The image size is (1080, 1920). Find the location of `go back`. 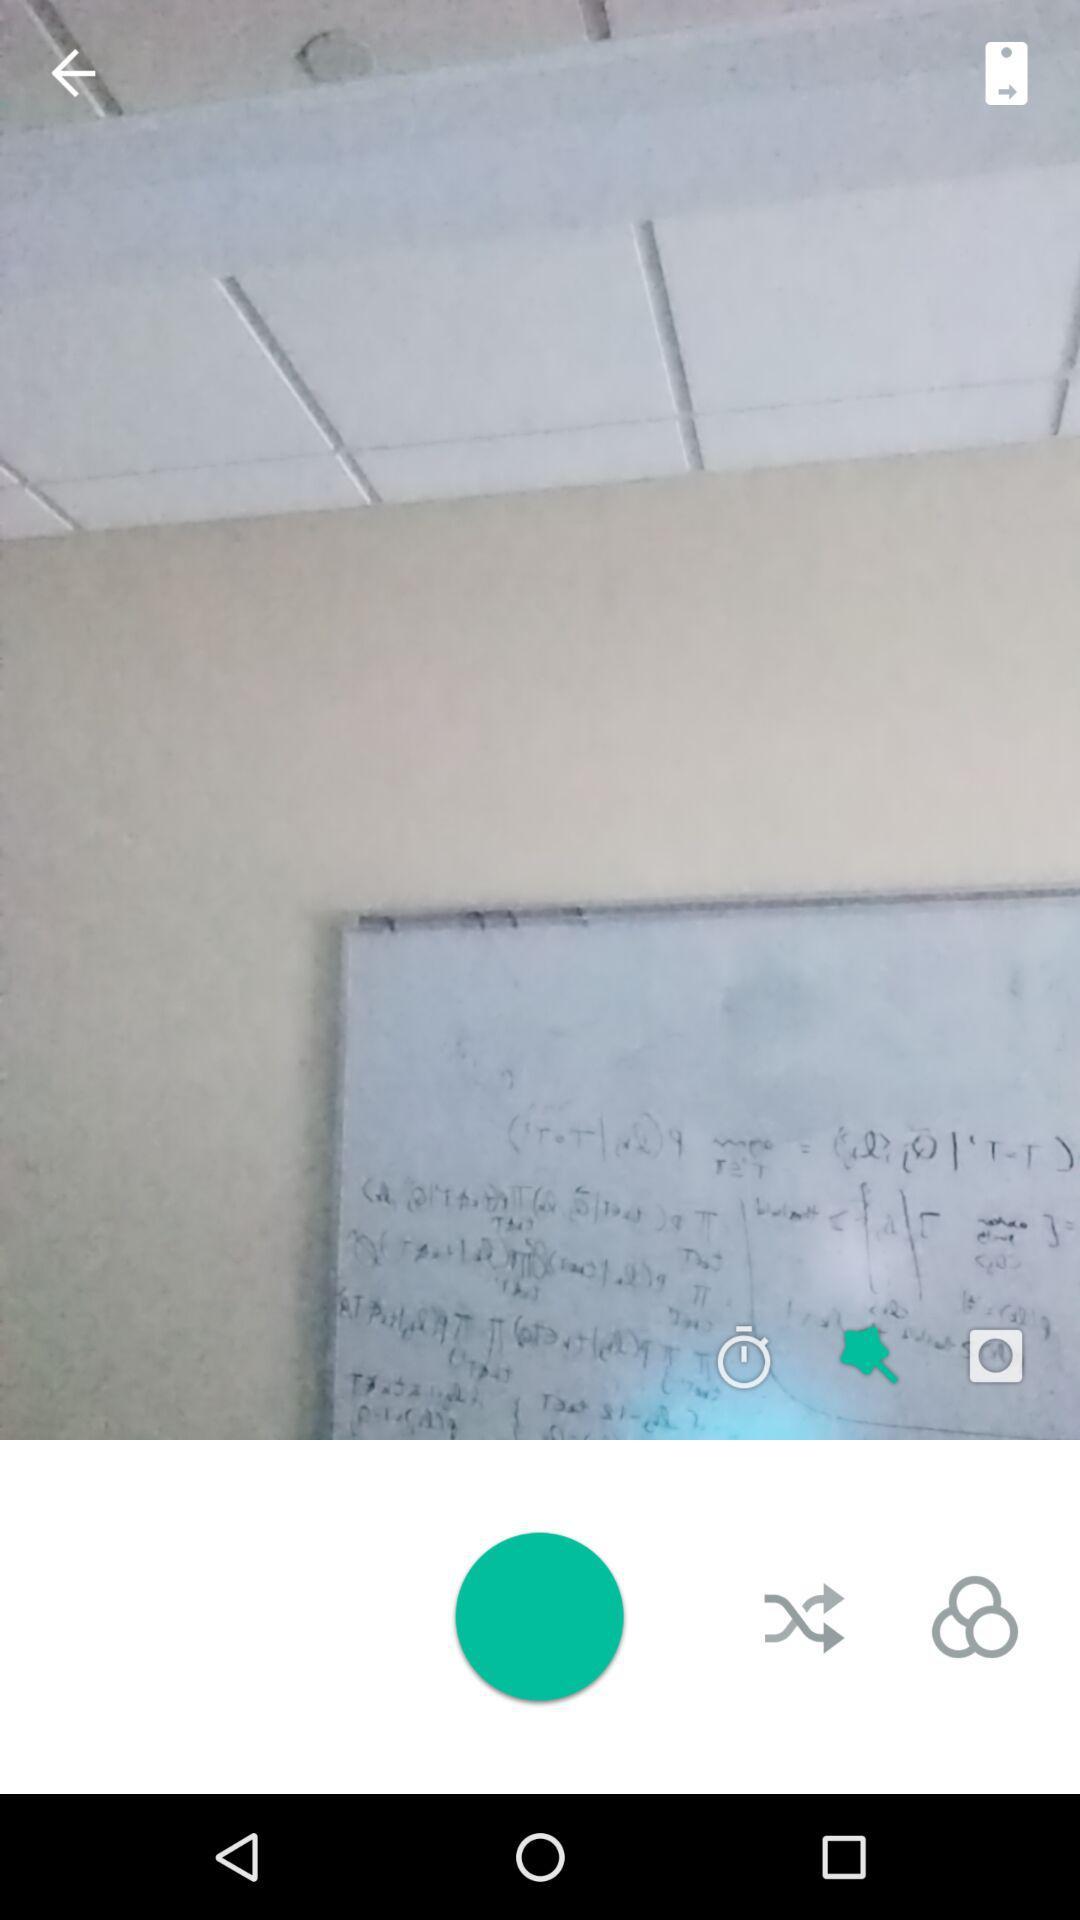

go back is located at coordinates (72, 73).